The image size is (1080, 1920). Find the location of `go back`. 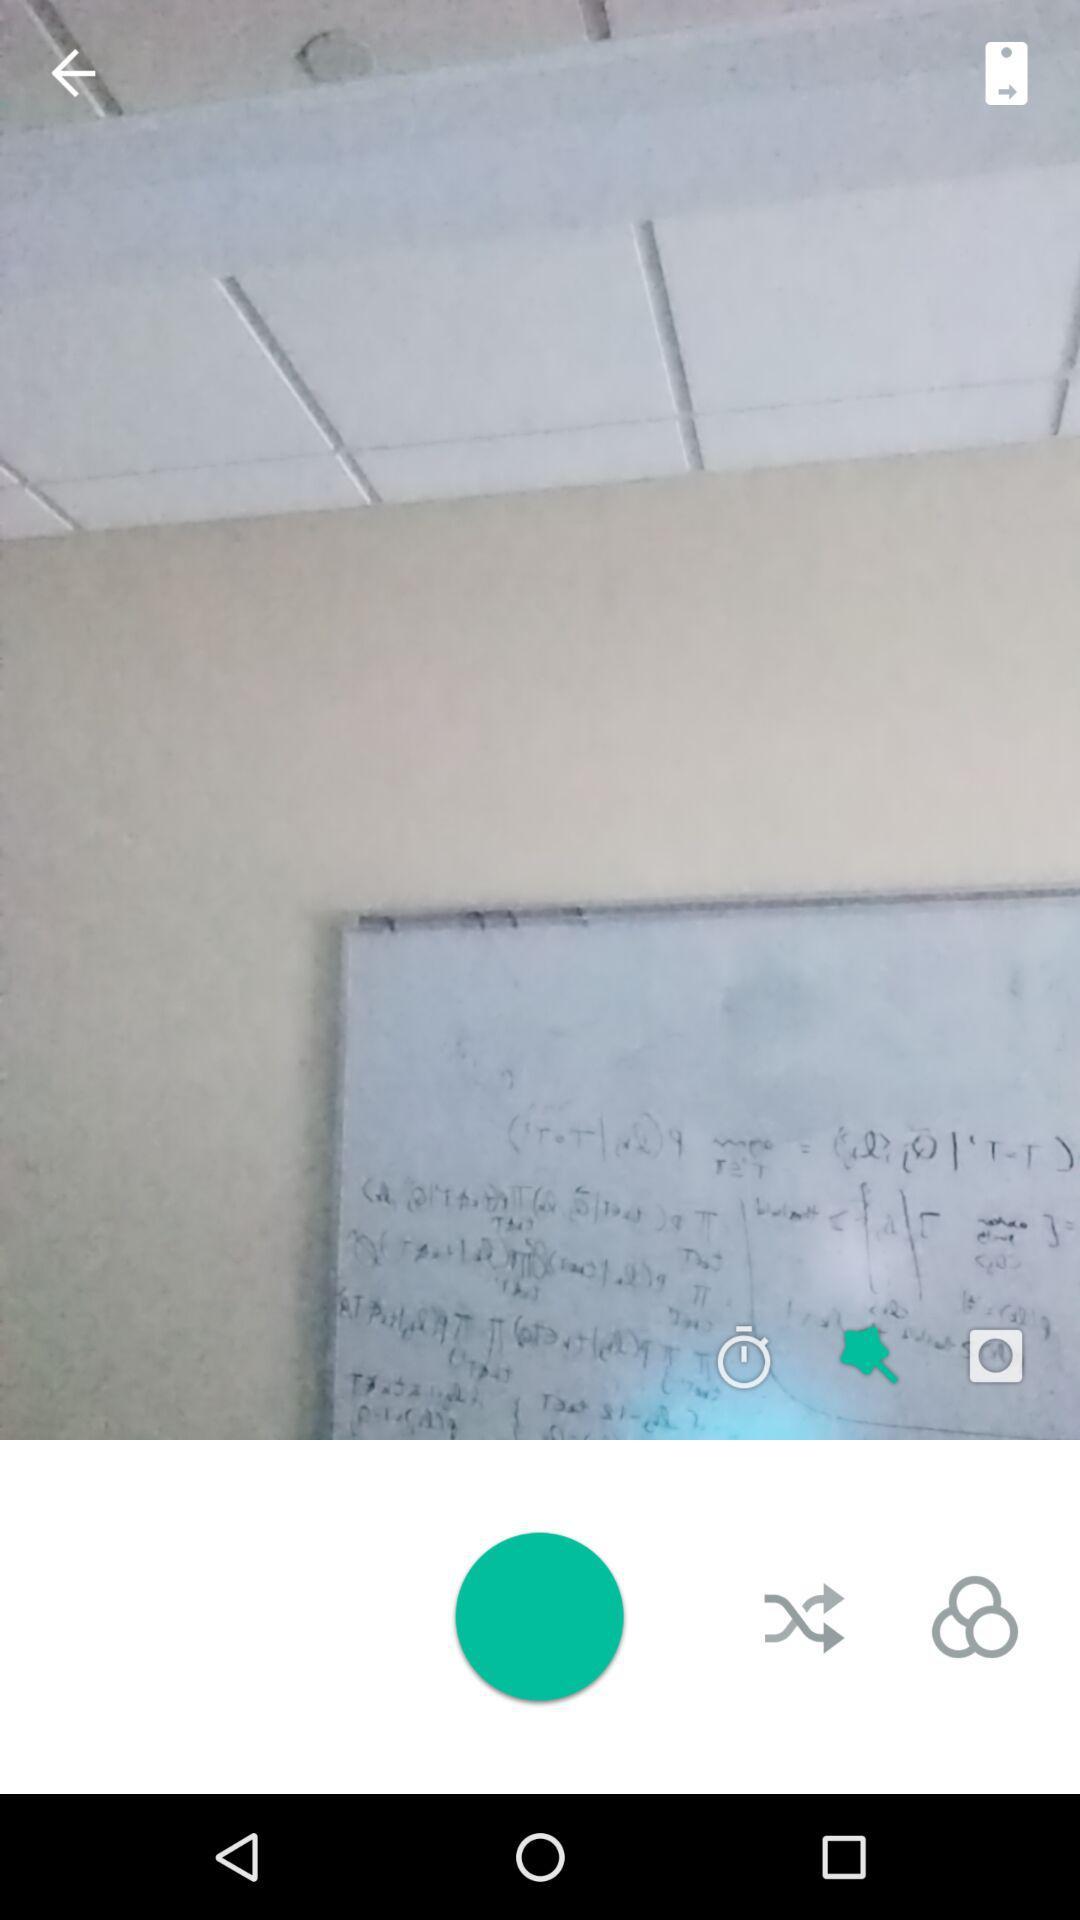

go back is located at coordinates (72, 73).